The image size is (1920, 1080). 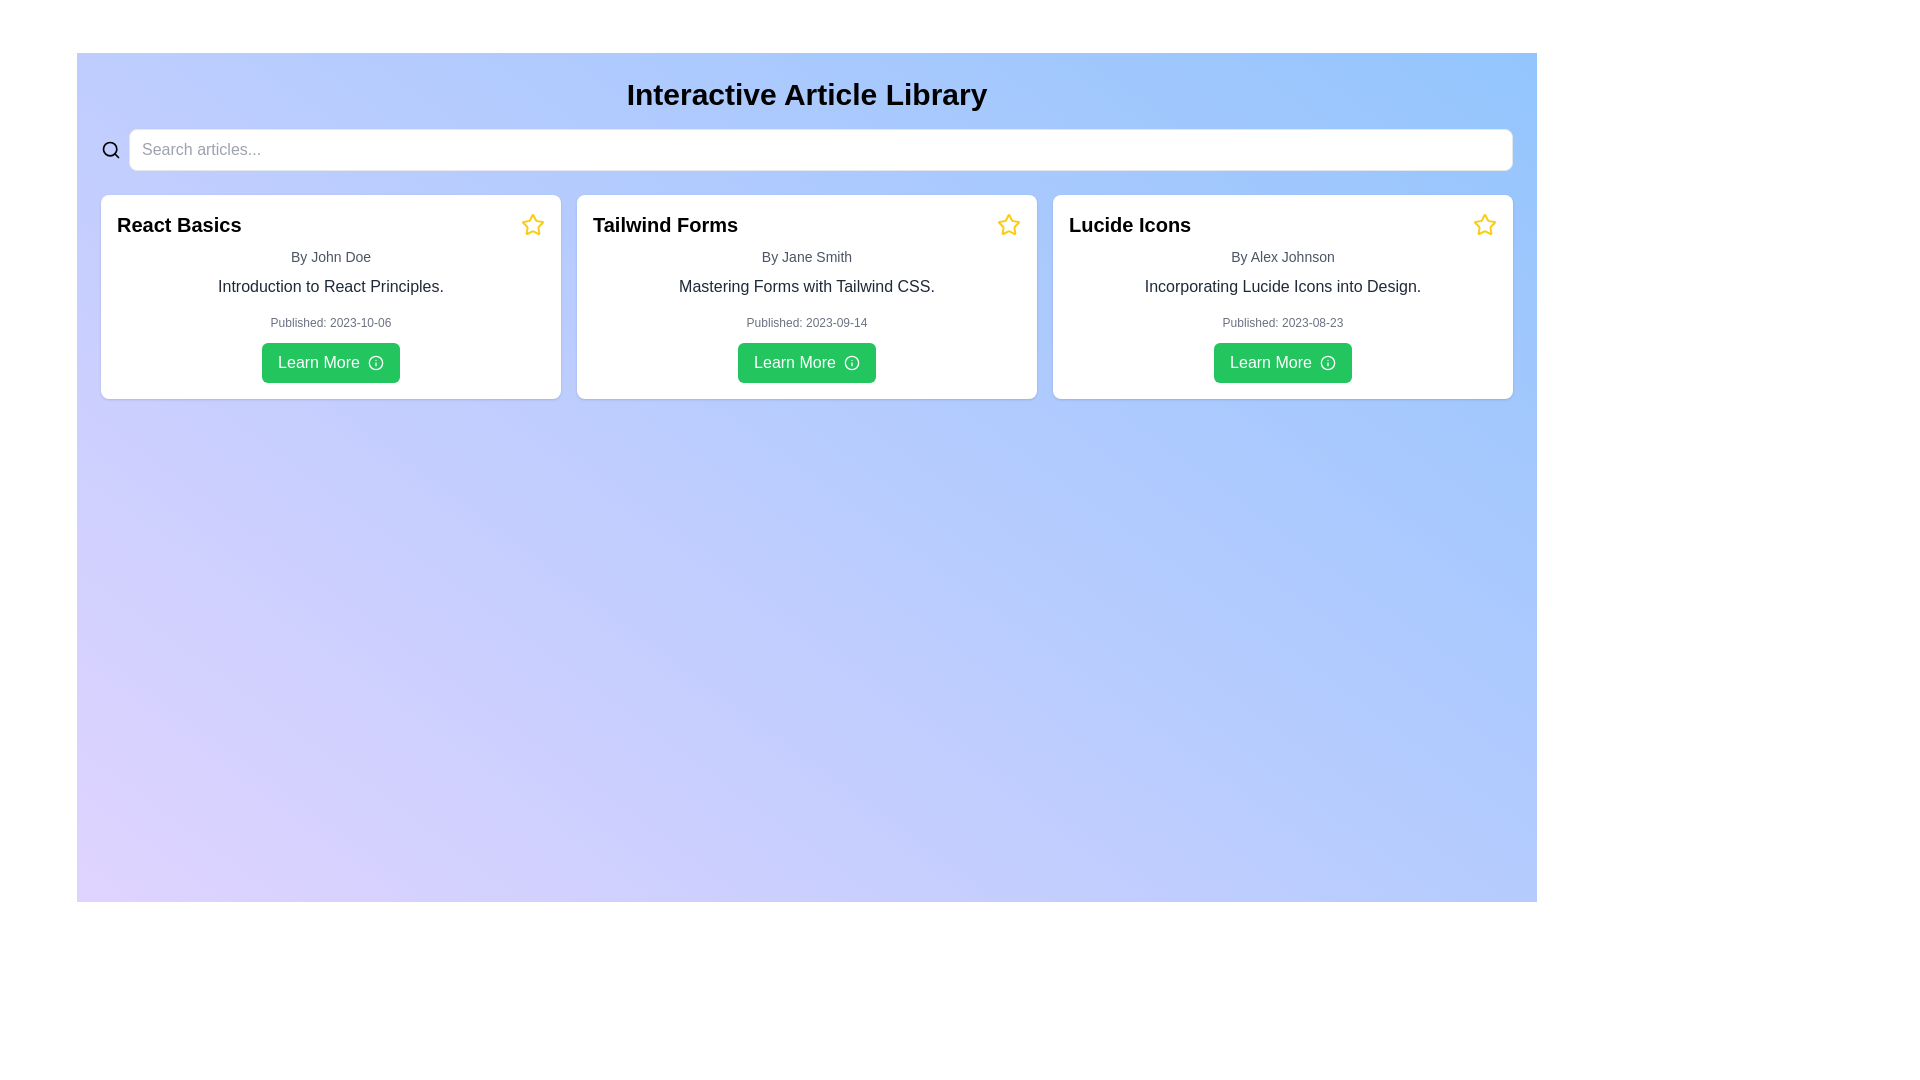 What do you see at coordinates (806, 322) in the screenshot?
I see `text content of the publication date label located in the middle article card titled 'Tailwind Forms', positioned beneath the descriptive text 'Mastering Forms with Tailwind CSS.' and above the green 'Learn More' button` at bounding box center [806, 322].